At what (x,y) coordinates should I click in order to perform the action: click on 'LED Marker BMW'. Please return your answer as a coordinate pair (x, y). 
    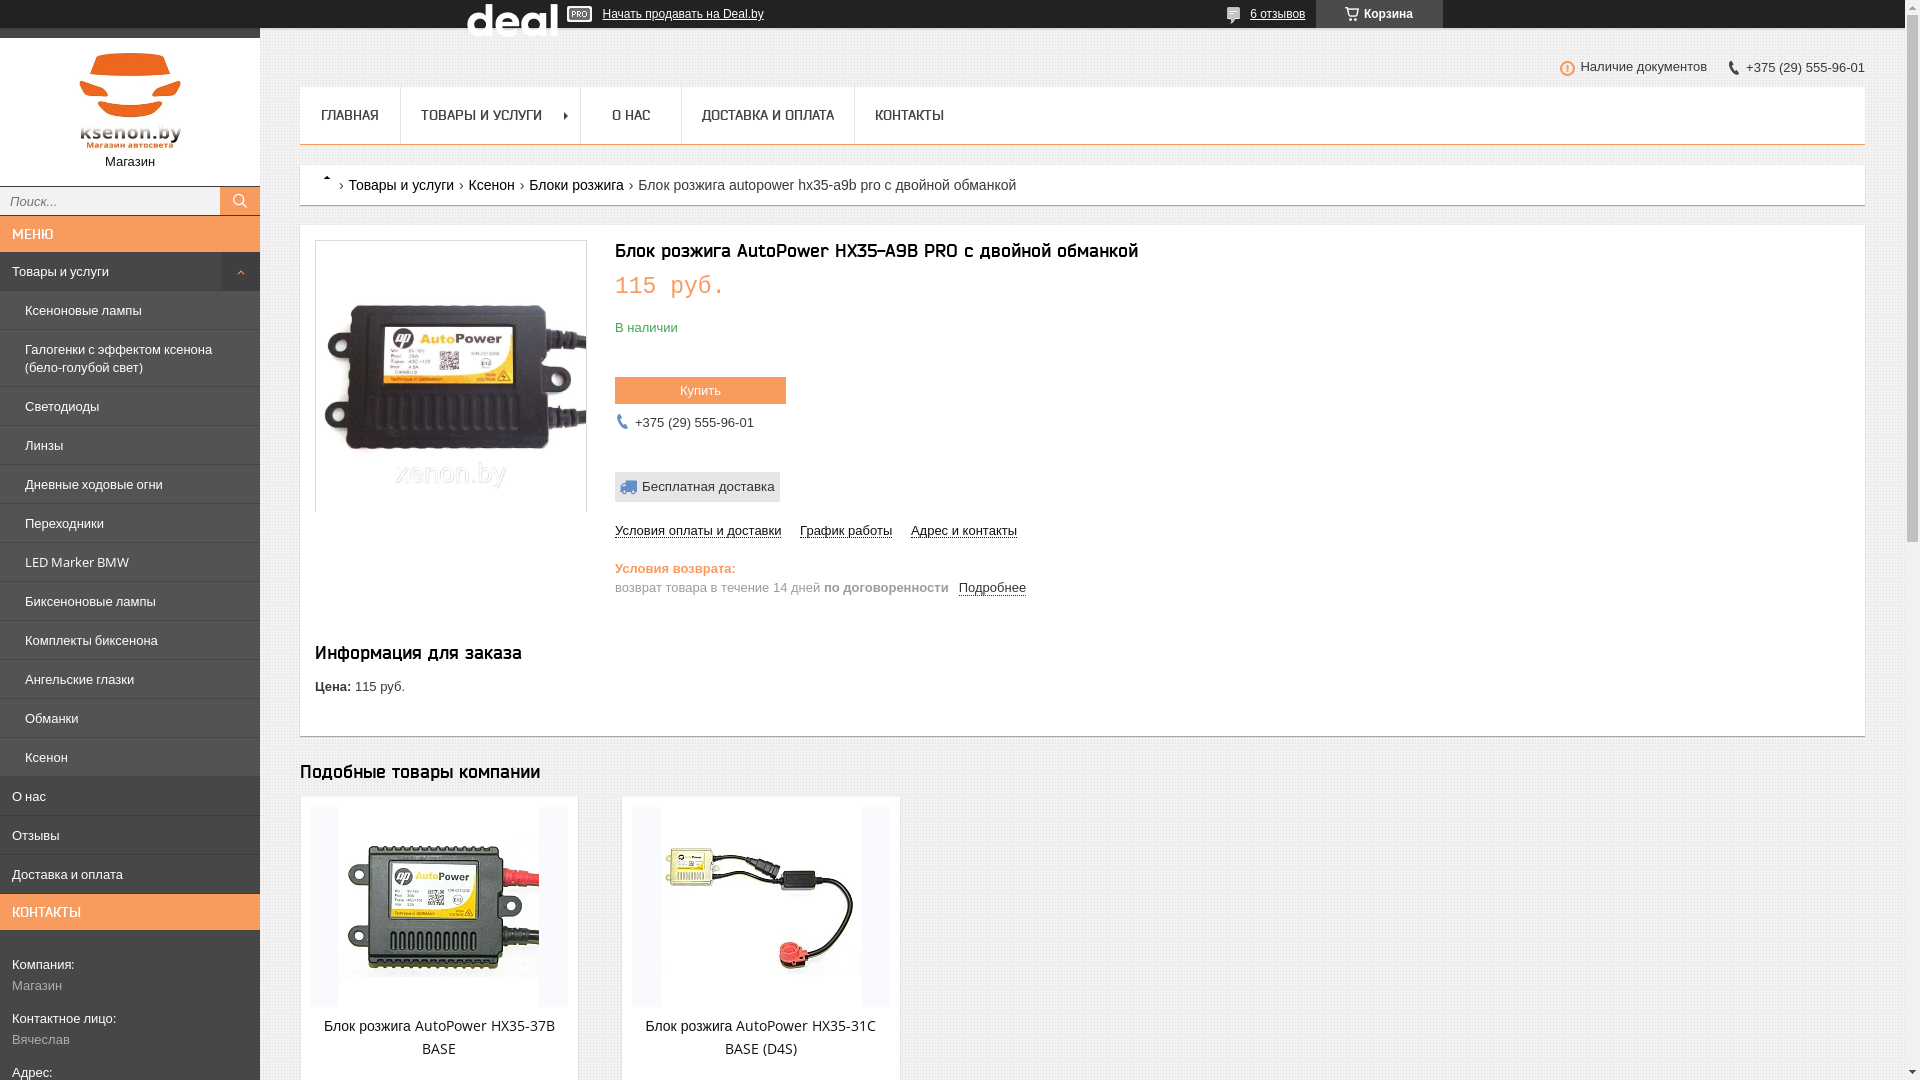
    Looking at the image, I should click on (128, 562).